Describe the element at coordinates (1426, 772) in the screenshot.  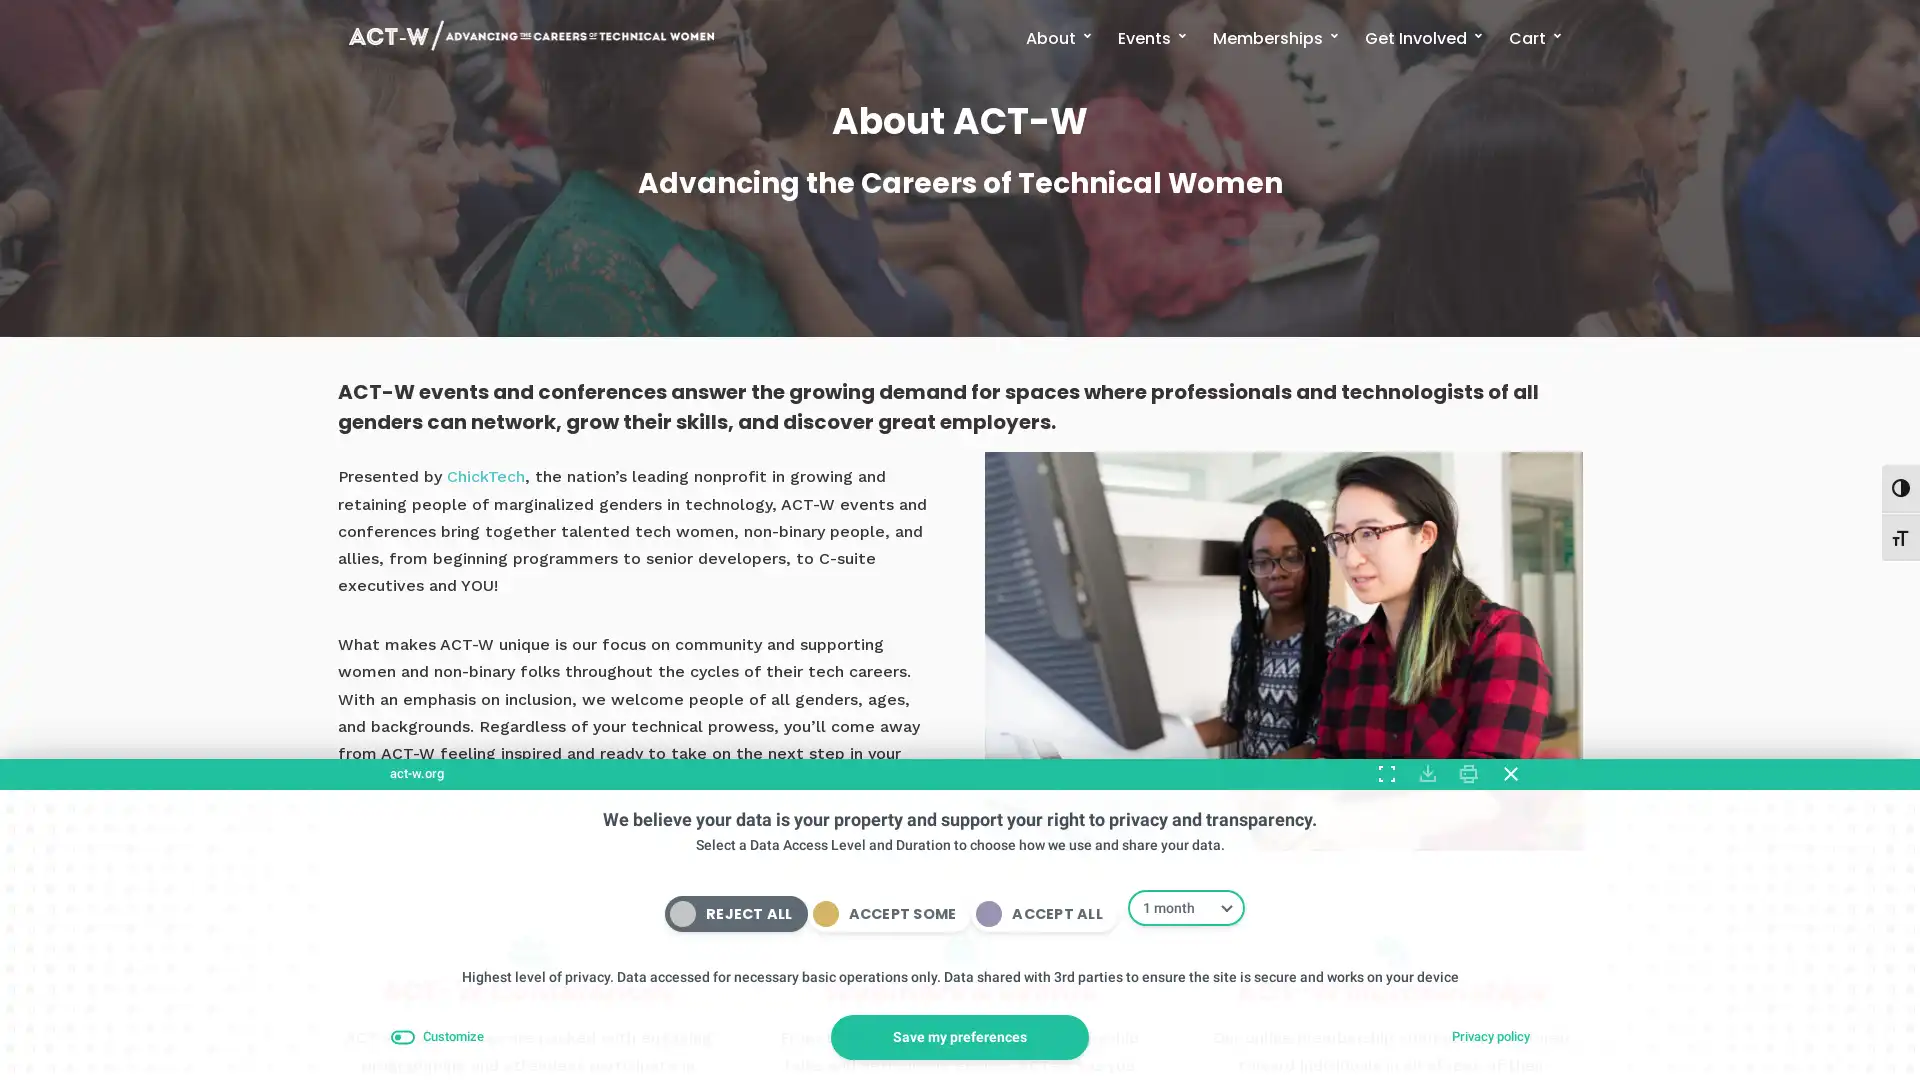
I see `Download Consent` at that location.